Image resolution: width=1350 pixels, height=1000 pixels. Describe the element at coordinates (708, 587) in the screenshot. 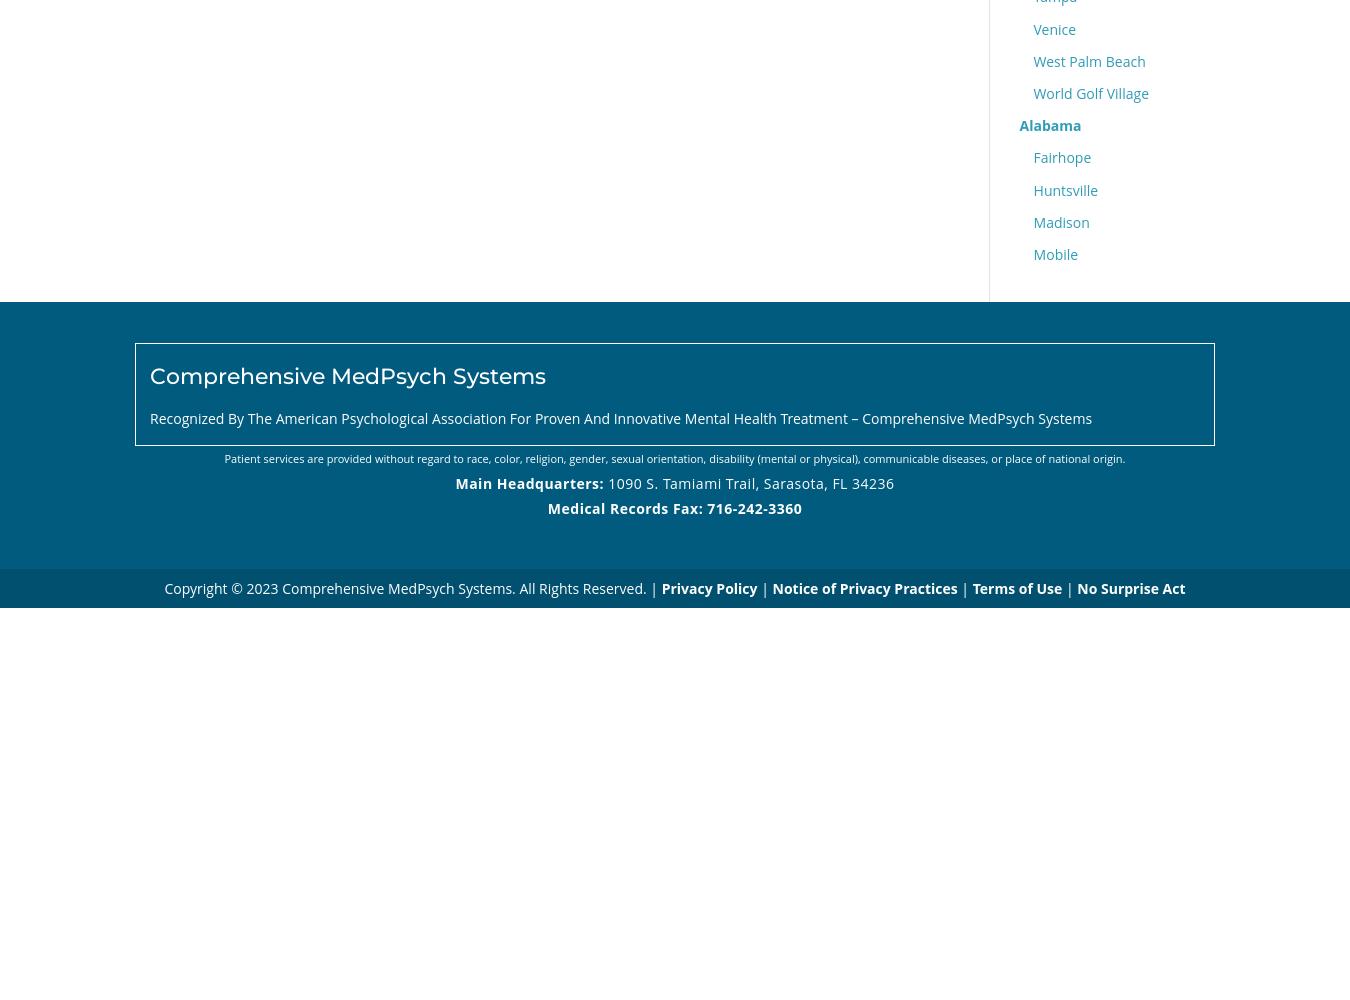

I see `'Privacy Policy'` at that location.